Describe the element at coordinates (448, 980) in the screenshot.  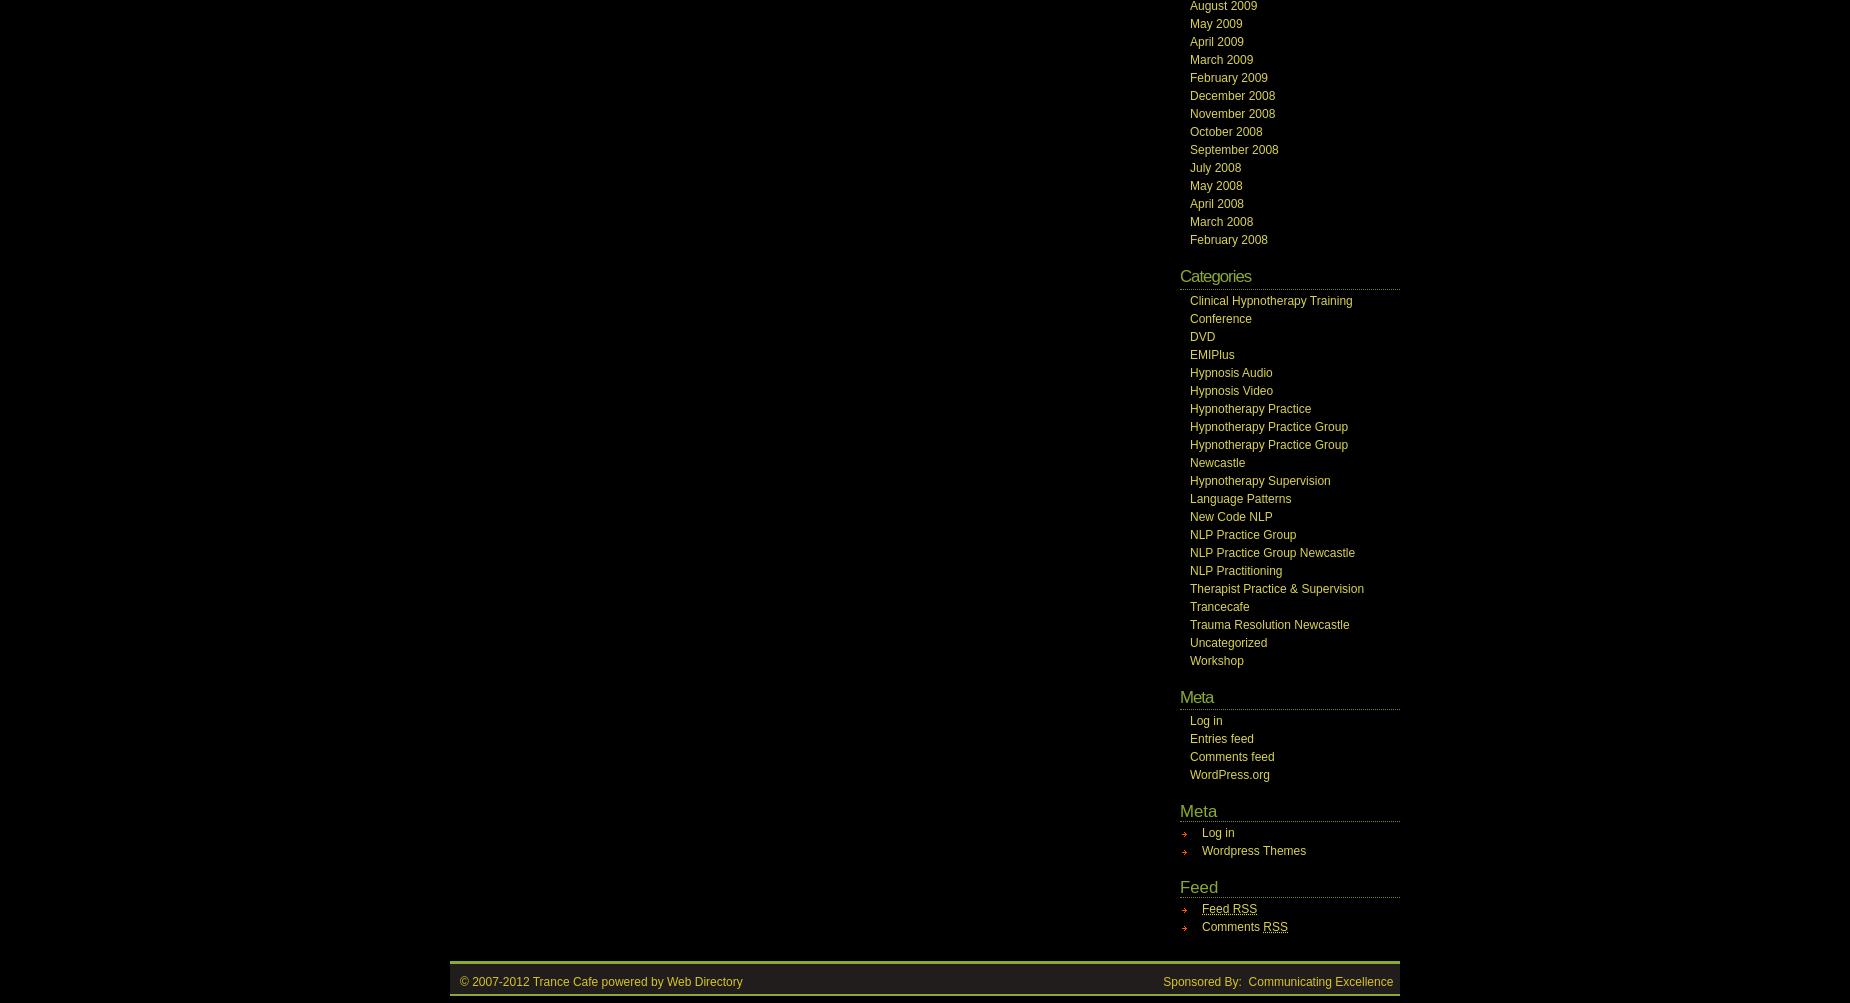
I see `'© 2007-2012 
    Trance Cafe    powered by'` at that location.